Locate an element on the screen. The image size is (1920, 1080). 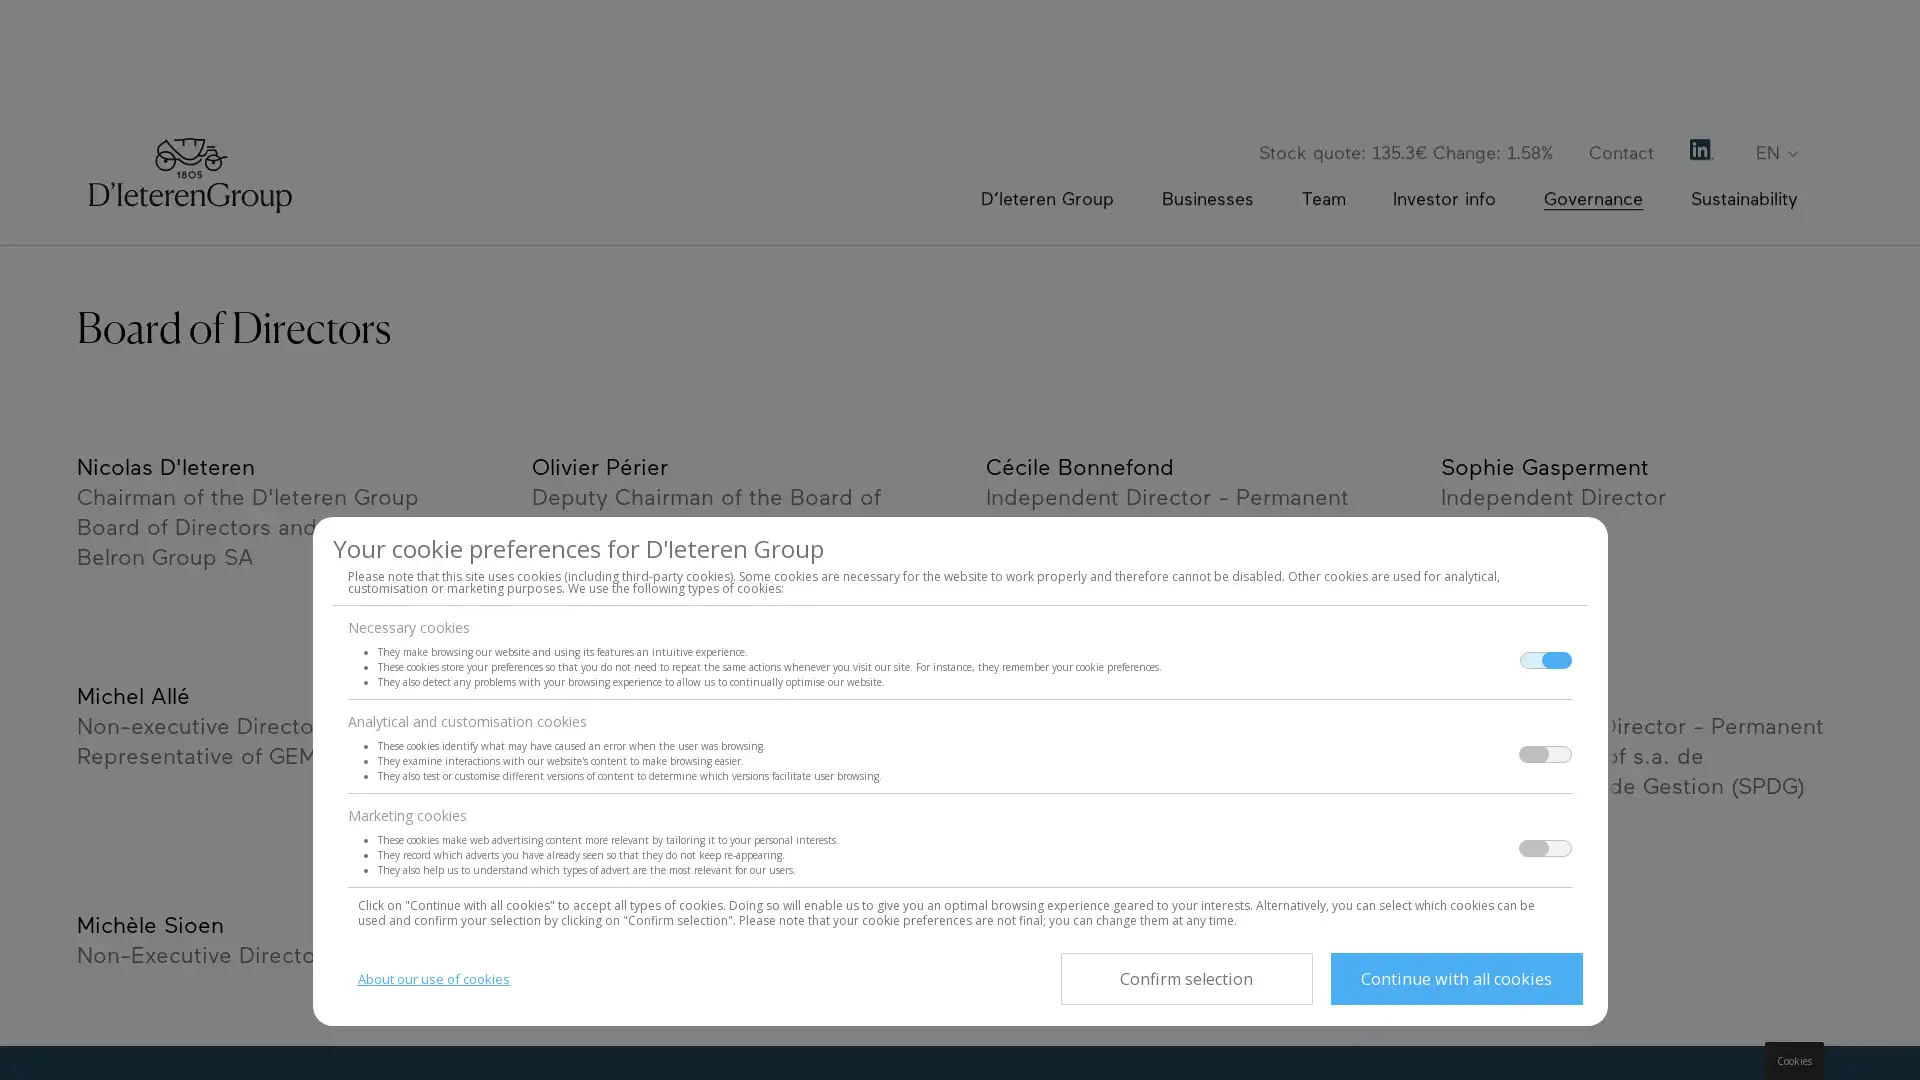
Save Consent Preferences is located at coordinates (1185, 978).